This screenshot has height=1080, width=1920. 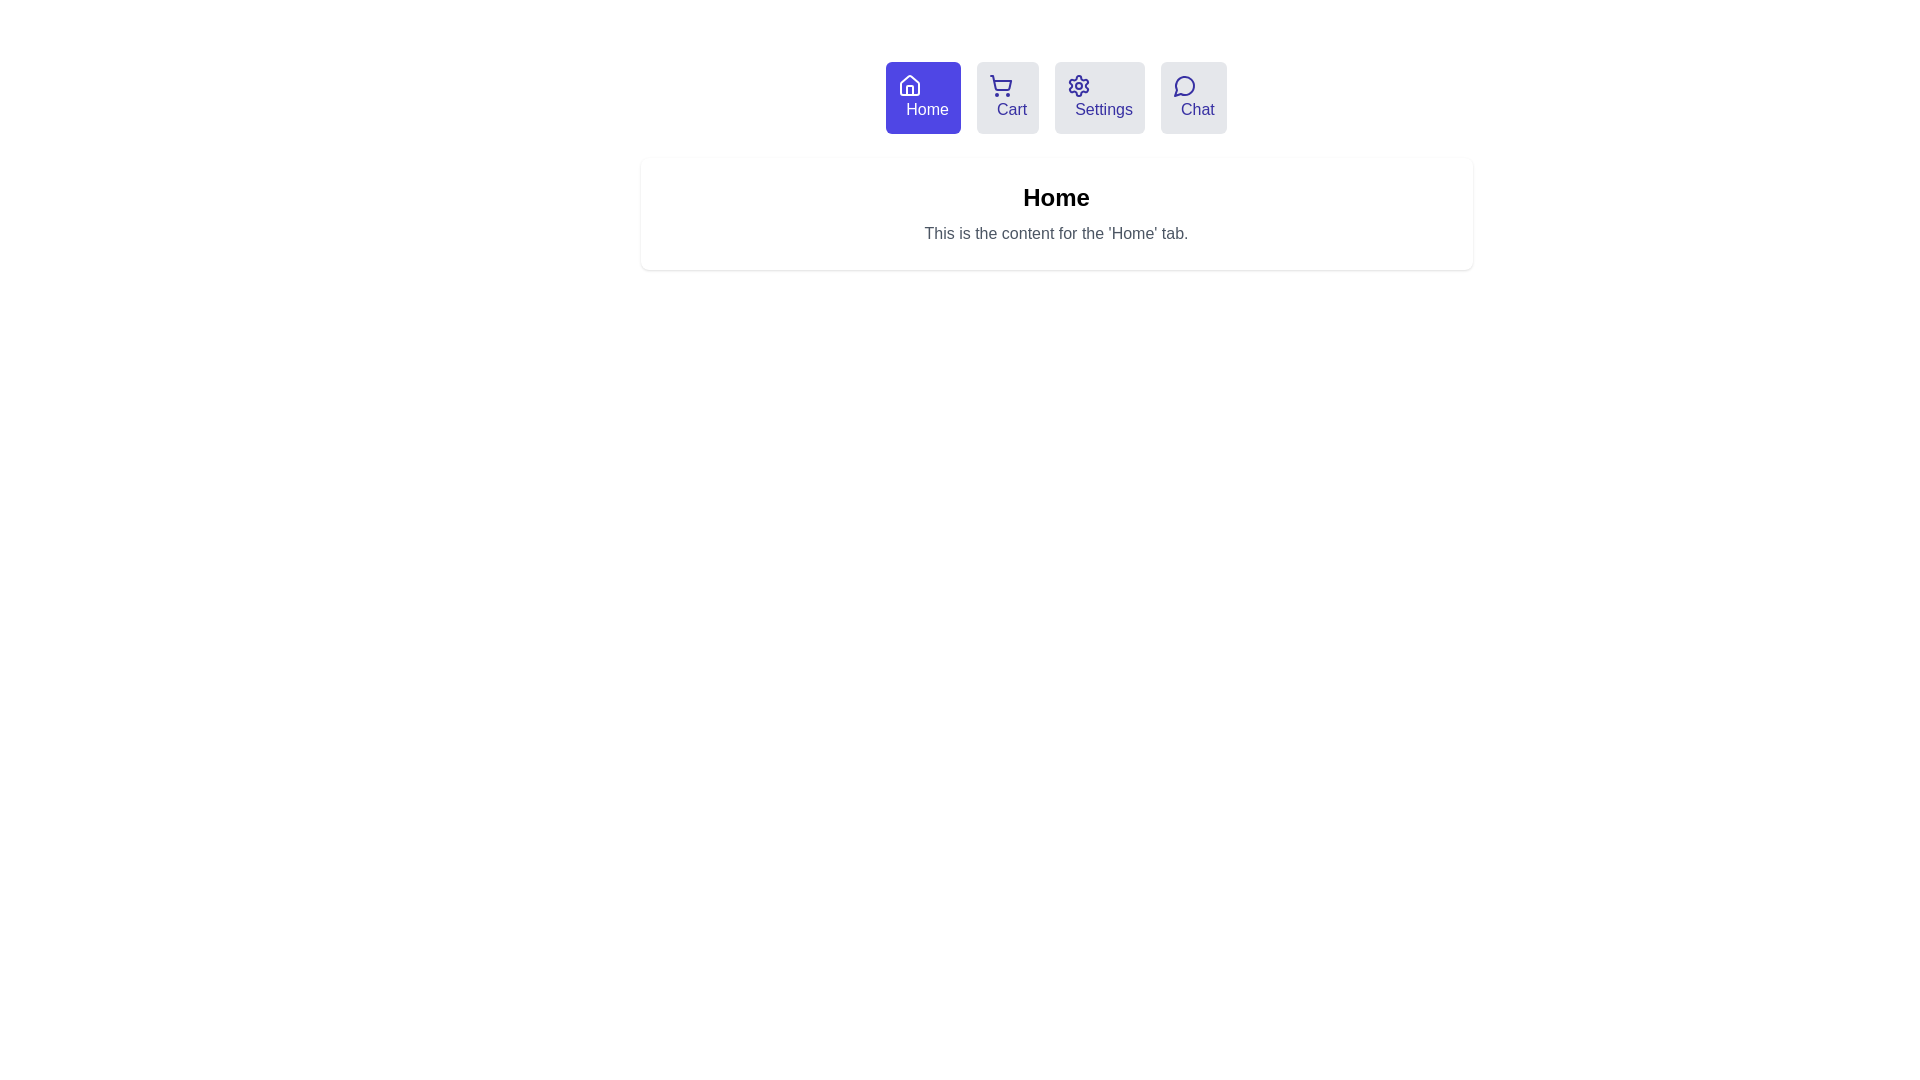 What do you see at coordinates (1098, 97) in the screenshot?
I see `the tab labeled Settings to observe its visual changes` at bounding box center [1098, 97].